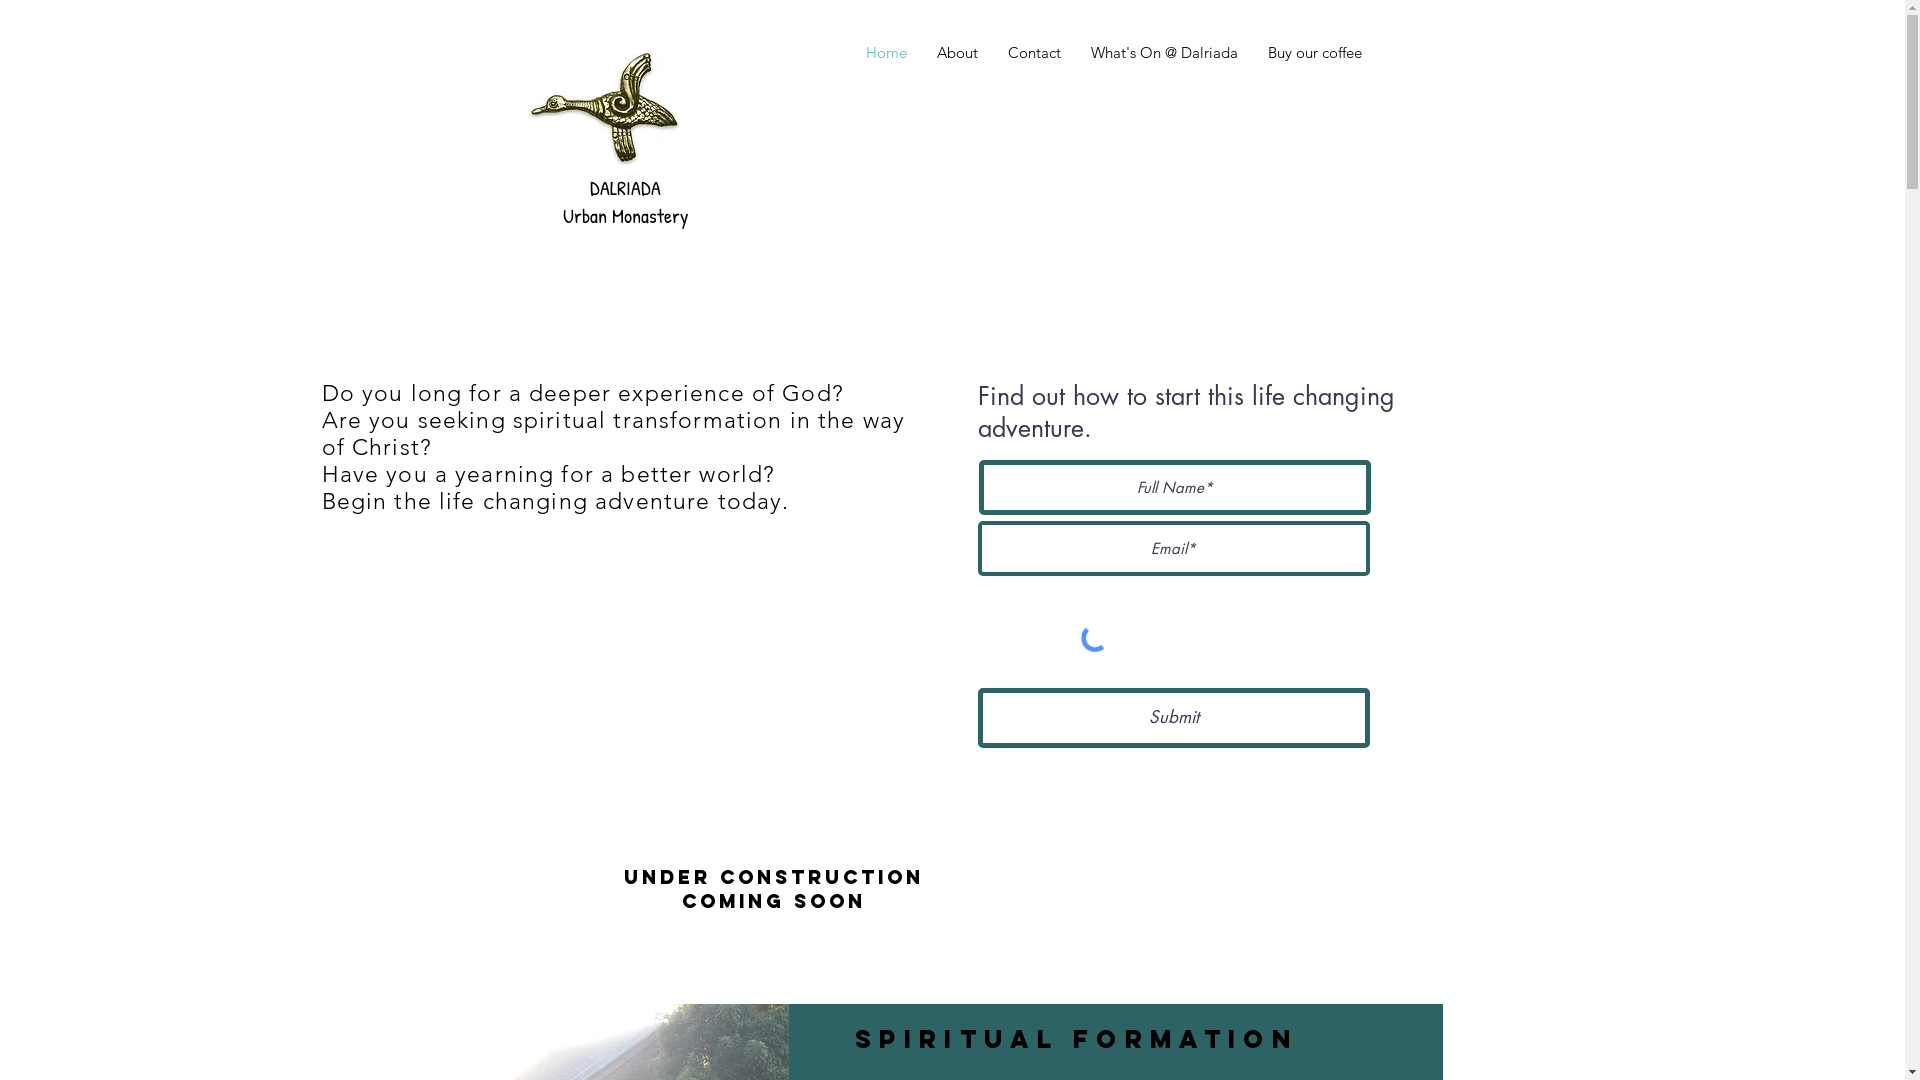 The width and height of the screenshot is (1920, 1080). I want to click on 'Submit', so click(1174, 716).